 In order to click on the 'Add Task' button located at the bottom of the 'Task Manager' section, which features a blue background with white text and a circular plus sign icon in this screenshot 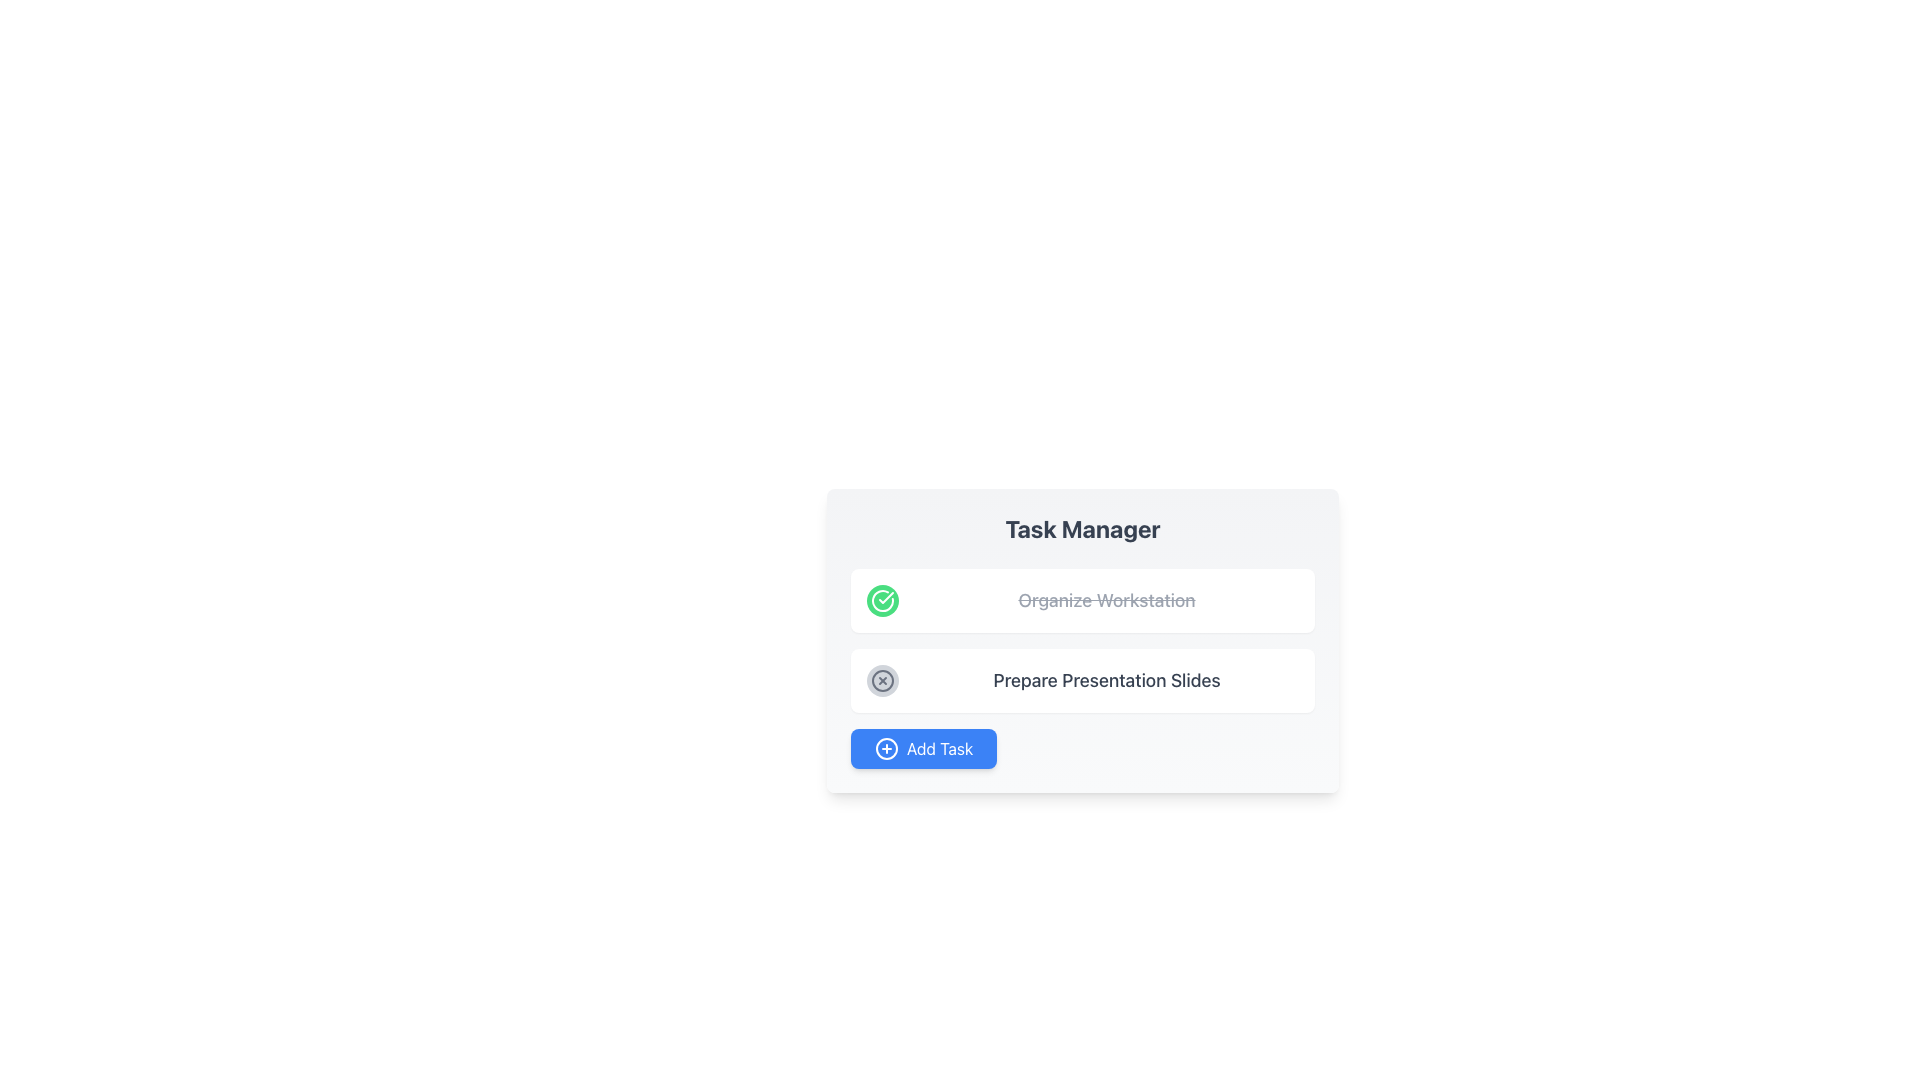, I will do `click(923, 748)`.